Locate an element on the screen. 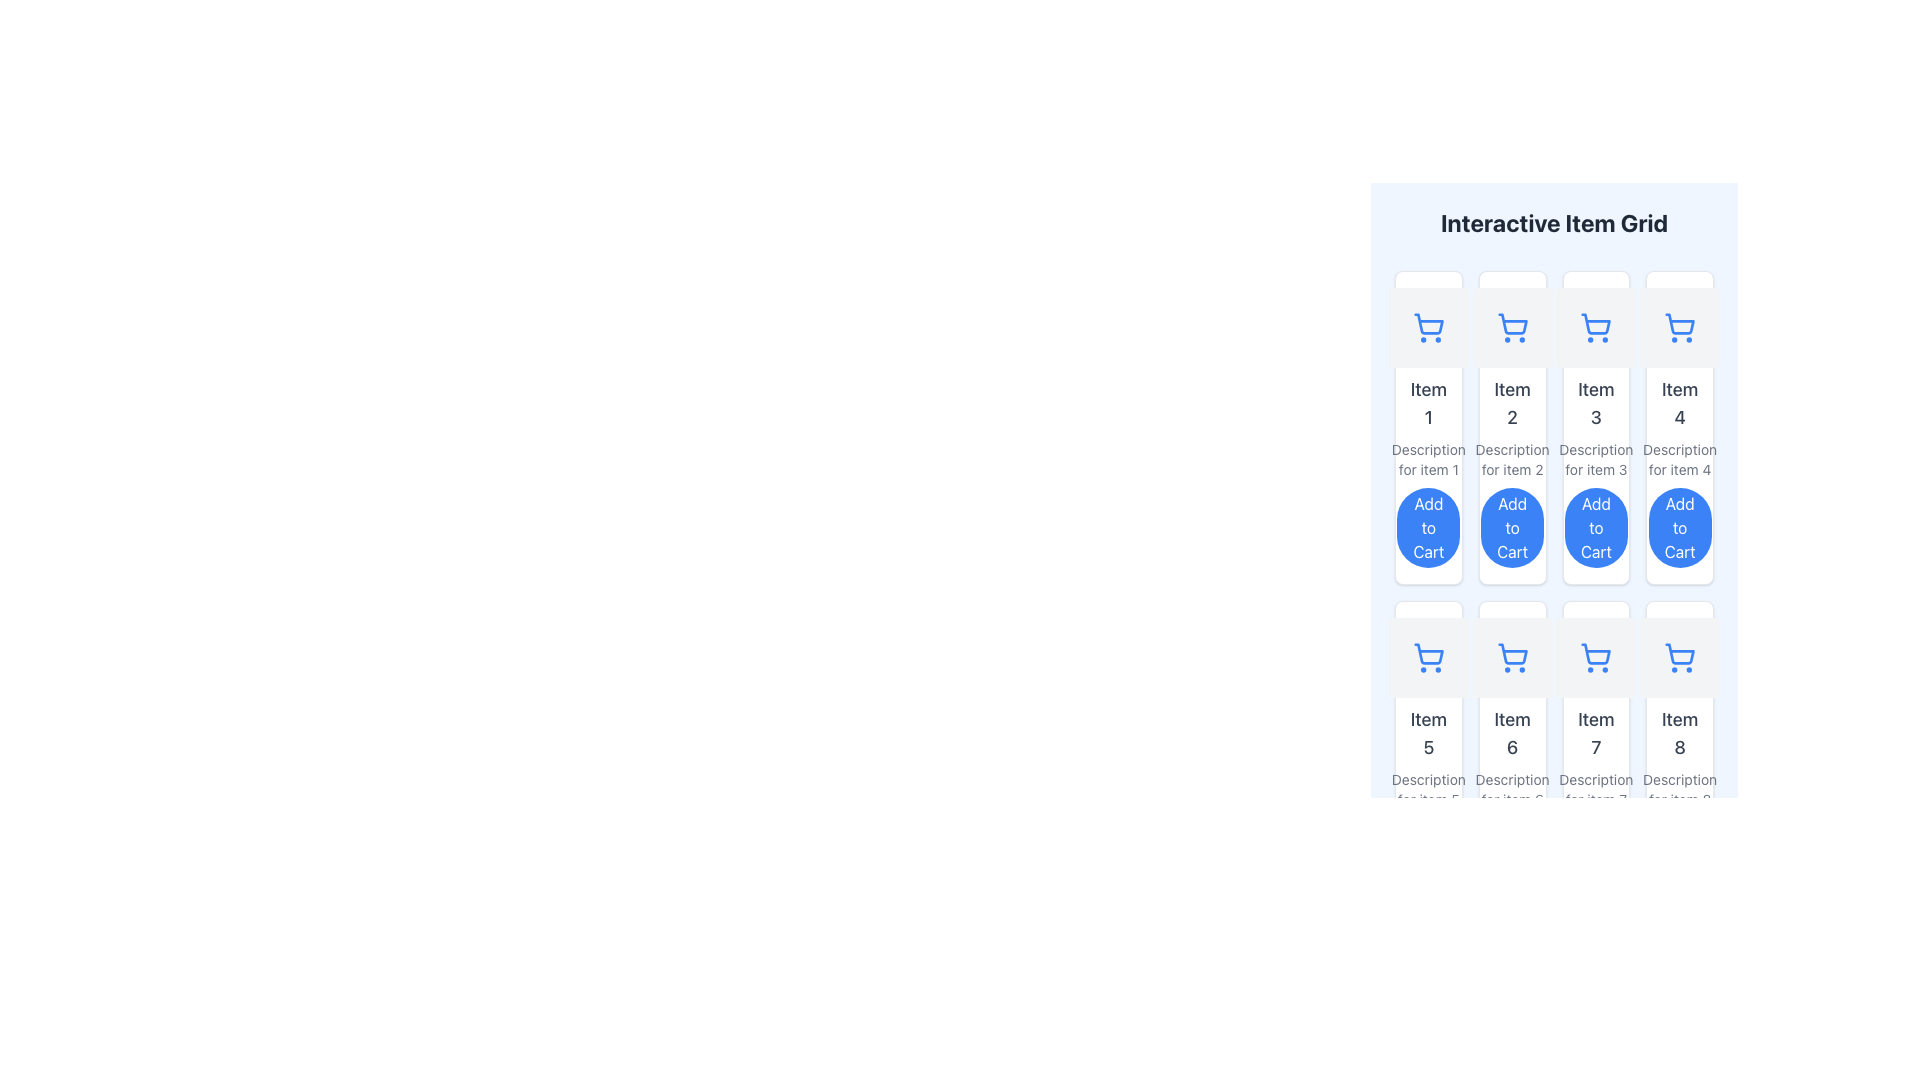 The width and height of the screenshot is (1920, 1080). the header text label that serves as the title for the section above the interactive item grid is located at coordinates (1553, 223).